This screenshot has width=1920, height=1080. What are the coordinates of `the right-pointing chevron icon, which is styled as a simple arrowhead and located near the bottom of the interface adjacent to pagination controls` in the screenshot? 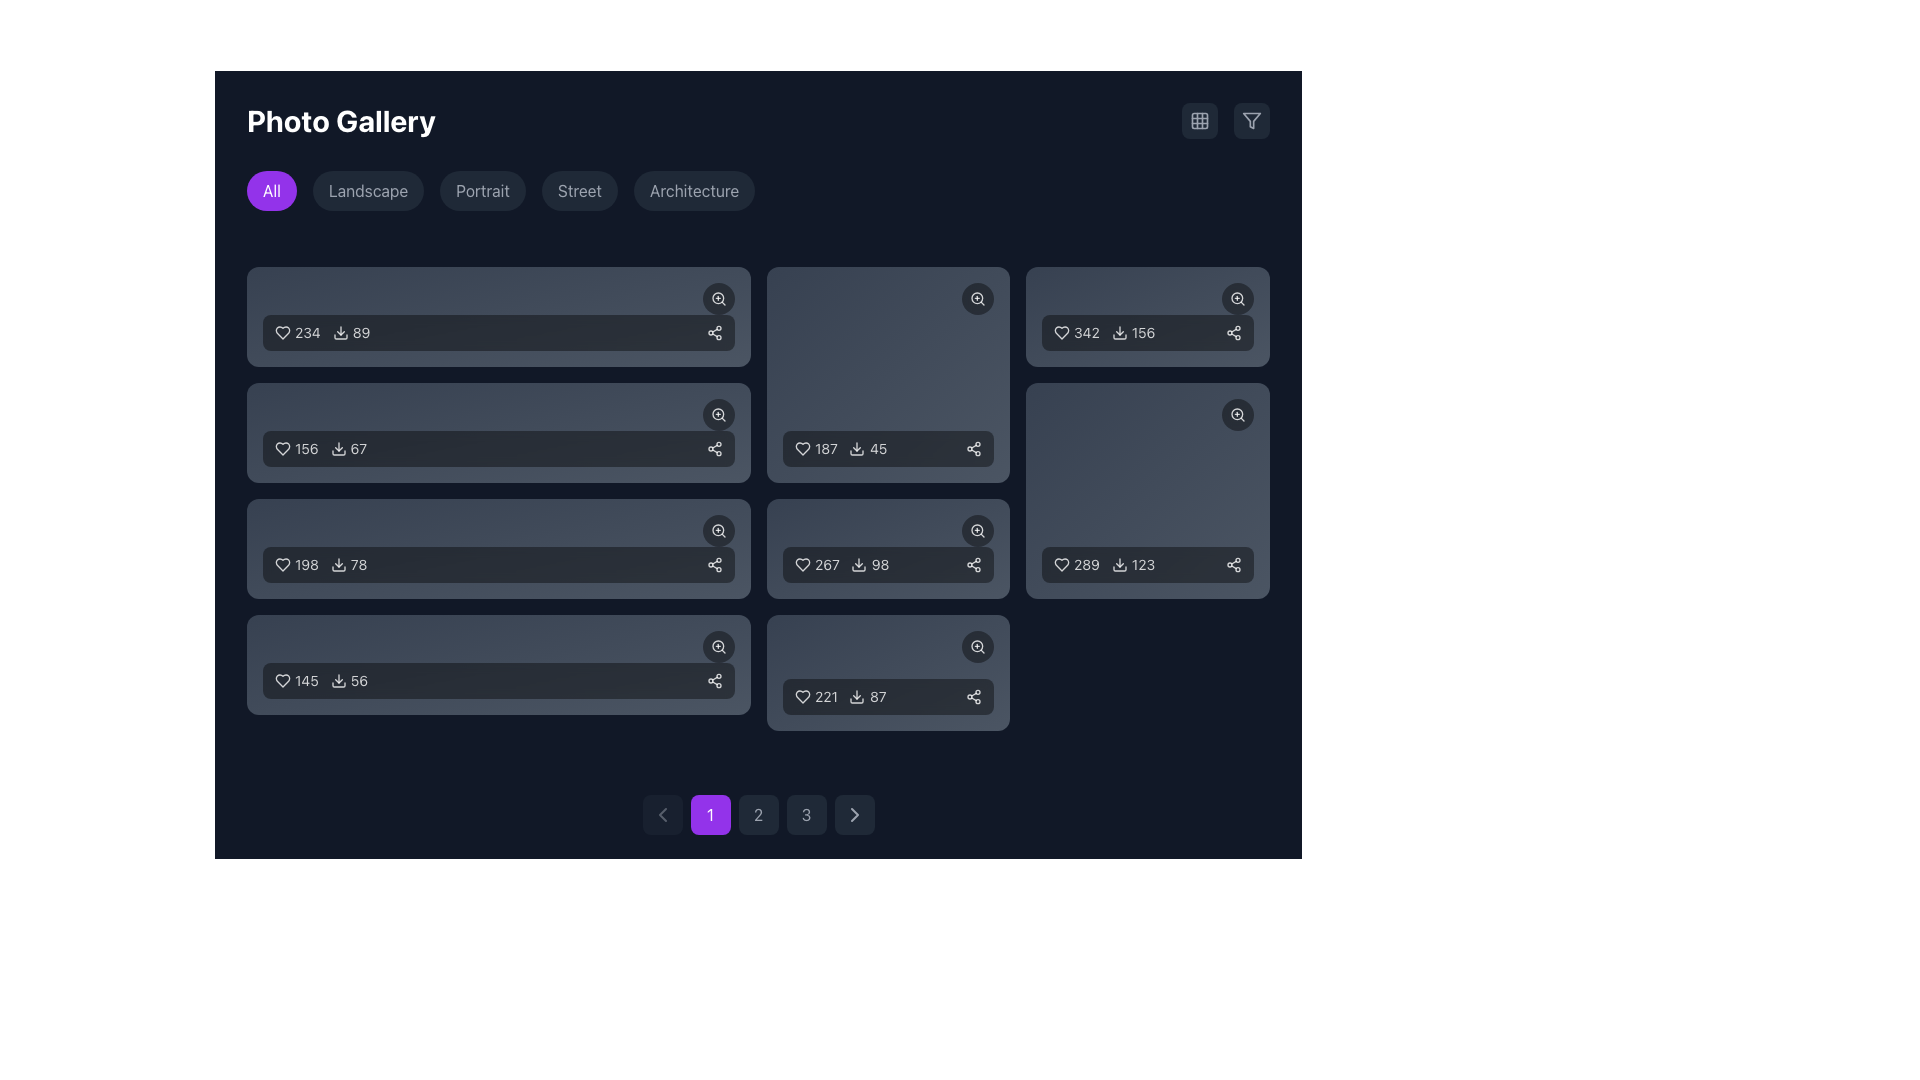 It's located at (854, 814).